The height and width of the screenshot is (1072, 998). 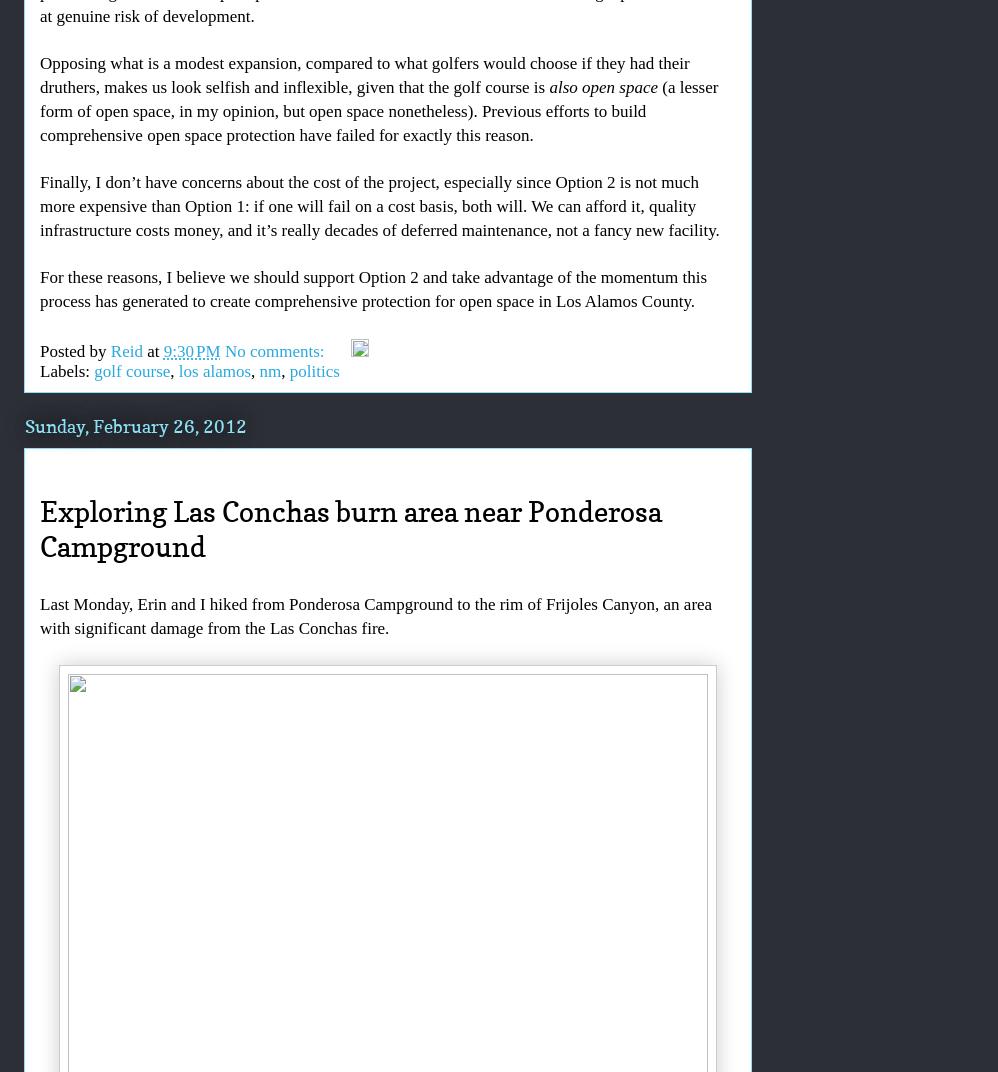 I want to click on '9:30 PM', so click(x=190, y=351).